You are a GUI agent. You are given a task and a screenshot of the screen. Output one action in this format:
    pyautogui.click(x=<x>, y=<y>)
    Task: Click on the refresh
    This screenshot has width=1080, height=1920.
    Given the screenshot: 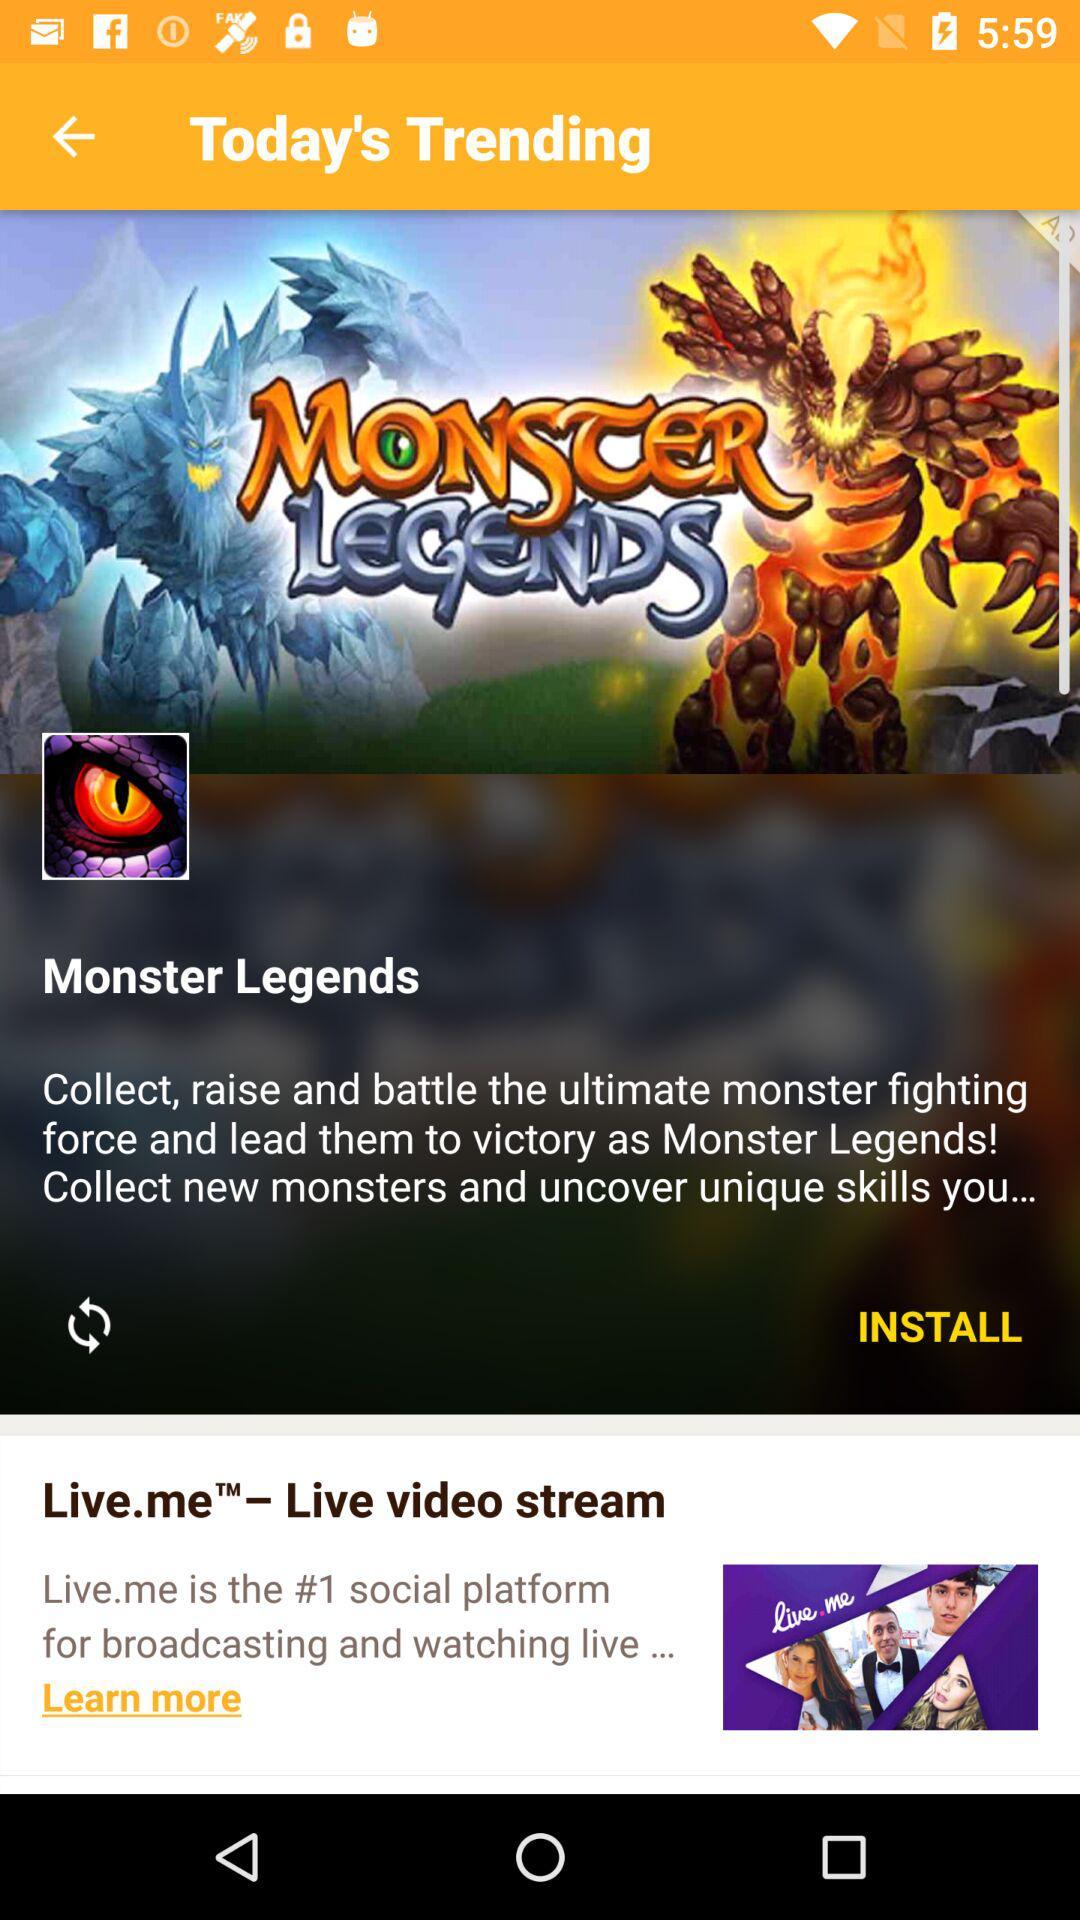 What is the action you would take?
    pyautogui.click(x=88, y=1325)
    